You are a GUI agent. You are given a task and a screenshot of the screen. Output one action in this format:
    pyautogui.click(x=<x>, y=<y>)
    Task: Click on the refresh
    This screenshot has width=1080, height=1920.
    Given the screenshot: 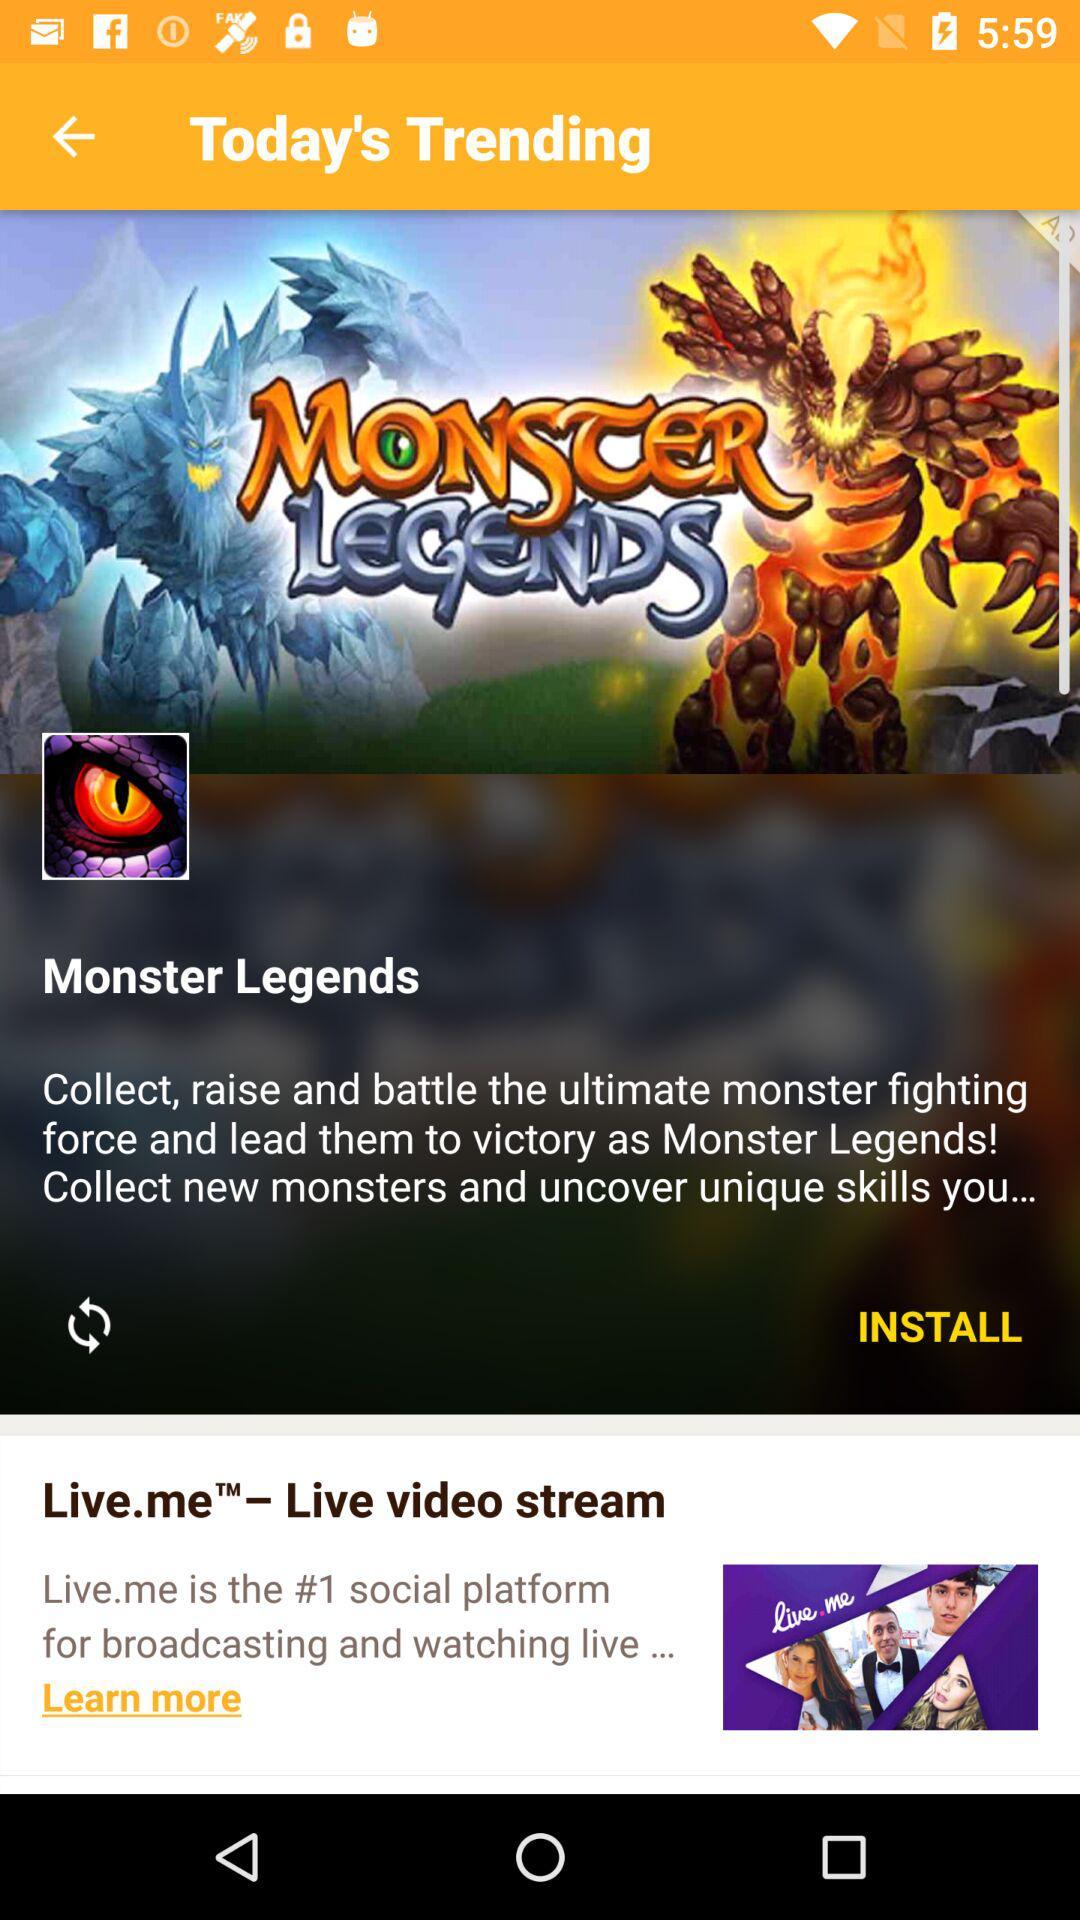 What is the action you would take?
    pyautogui.click(x=88, y=1325)
    